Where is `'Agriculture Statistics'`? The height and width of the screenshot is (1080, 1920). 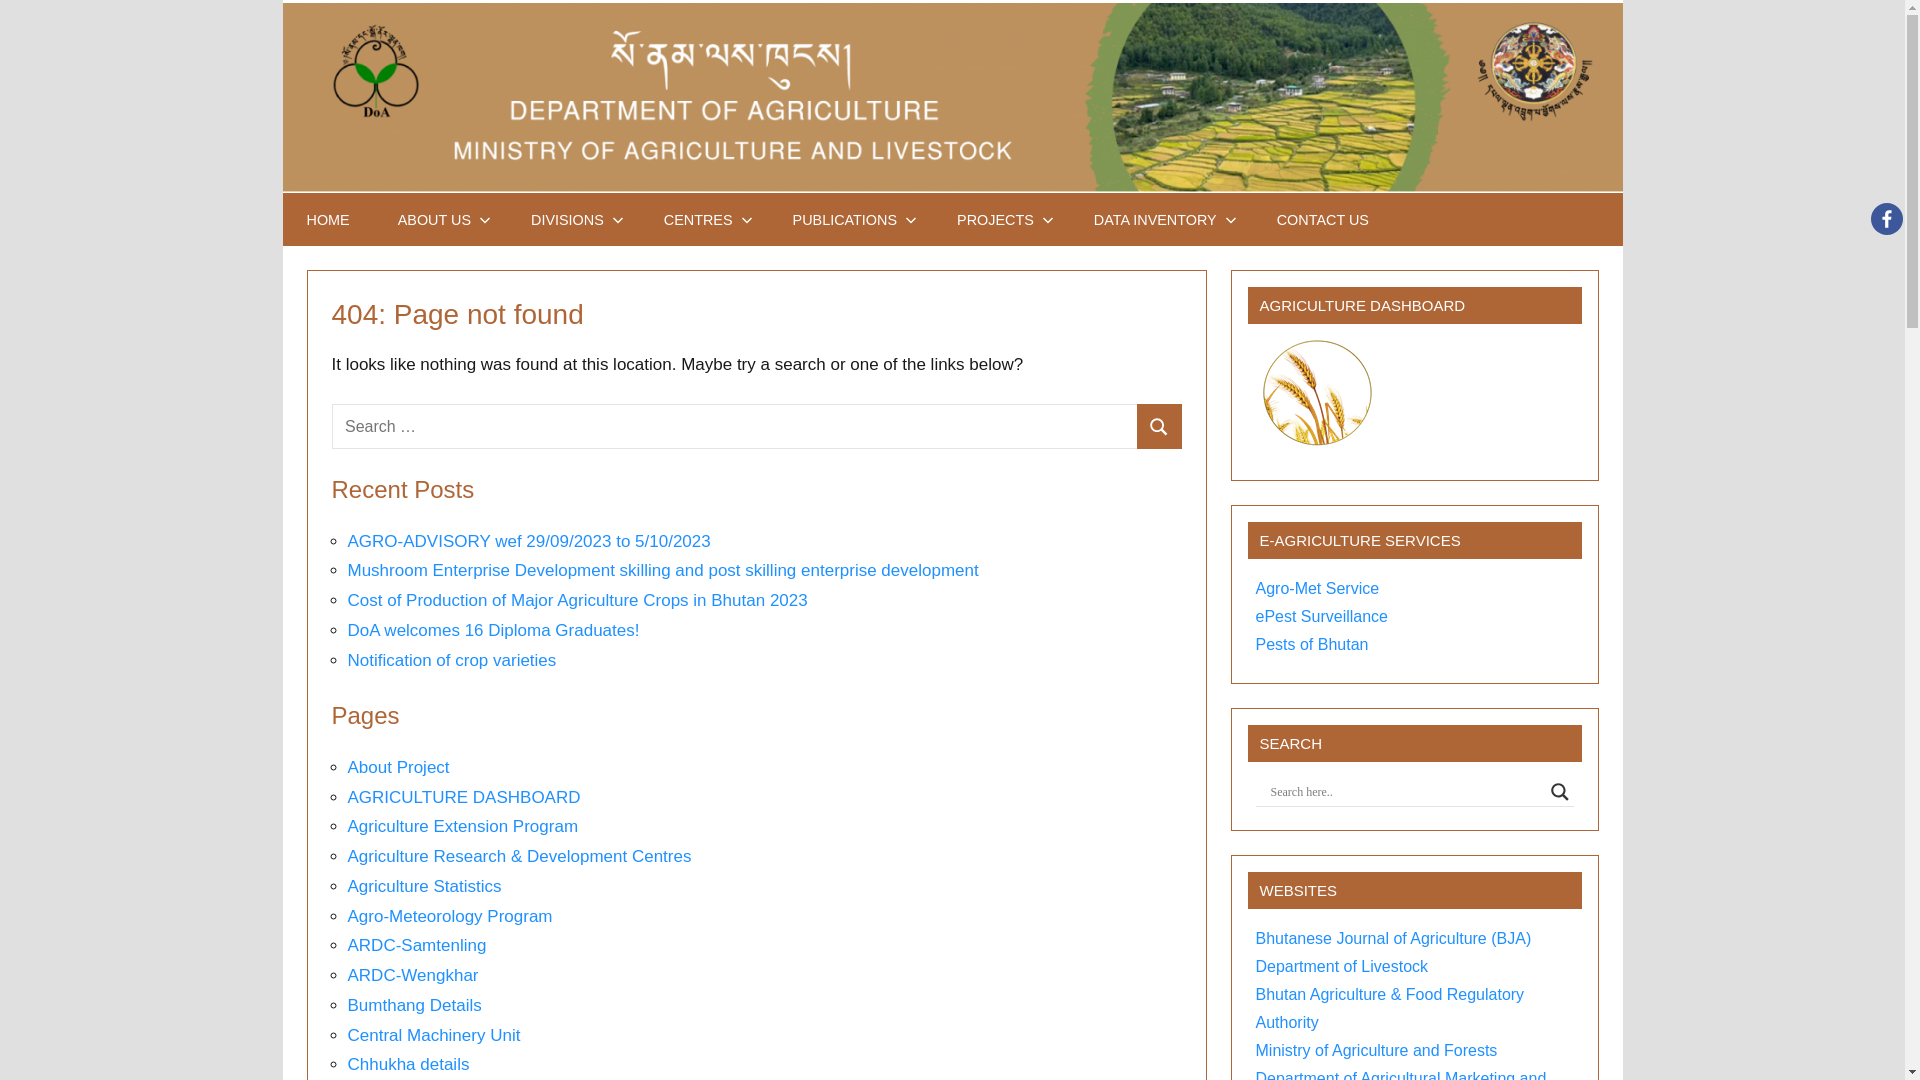 'Agriculture Statistics' is located at coordinates (424, 885).